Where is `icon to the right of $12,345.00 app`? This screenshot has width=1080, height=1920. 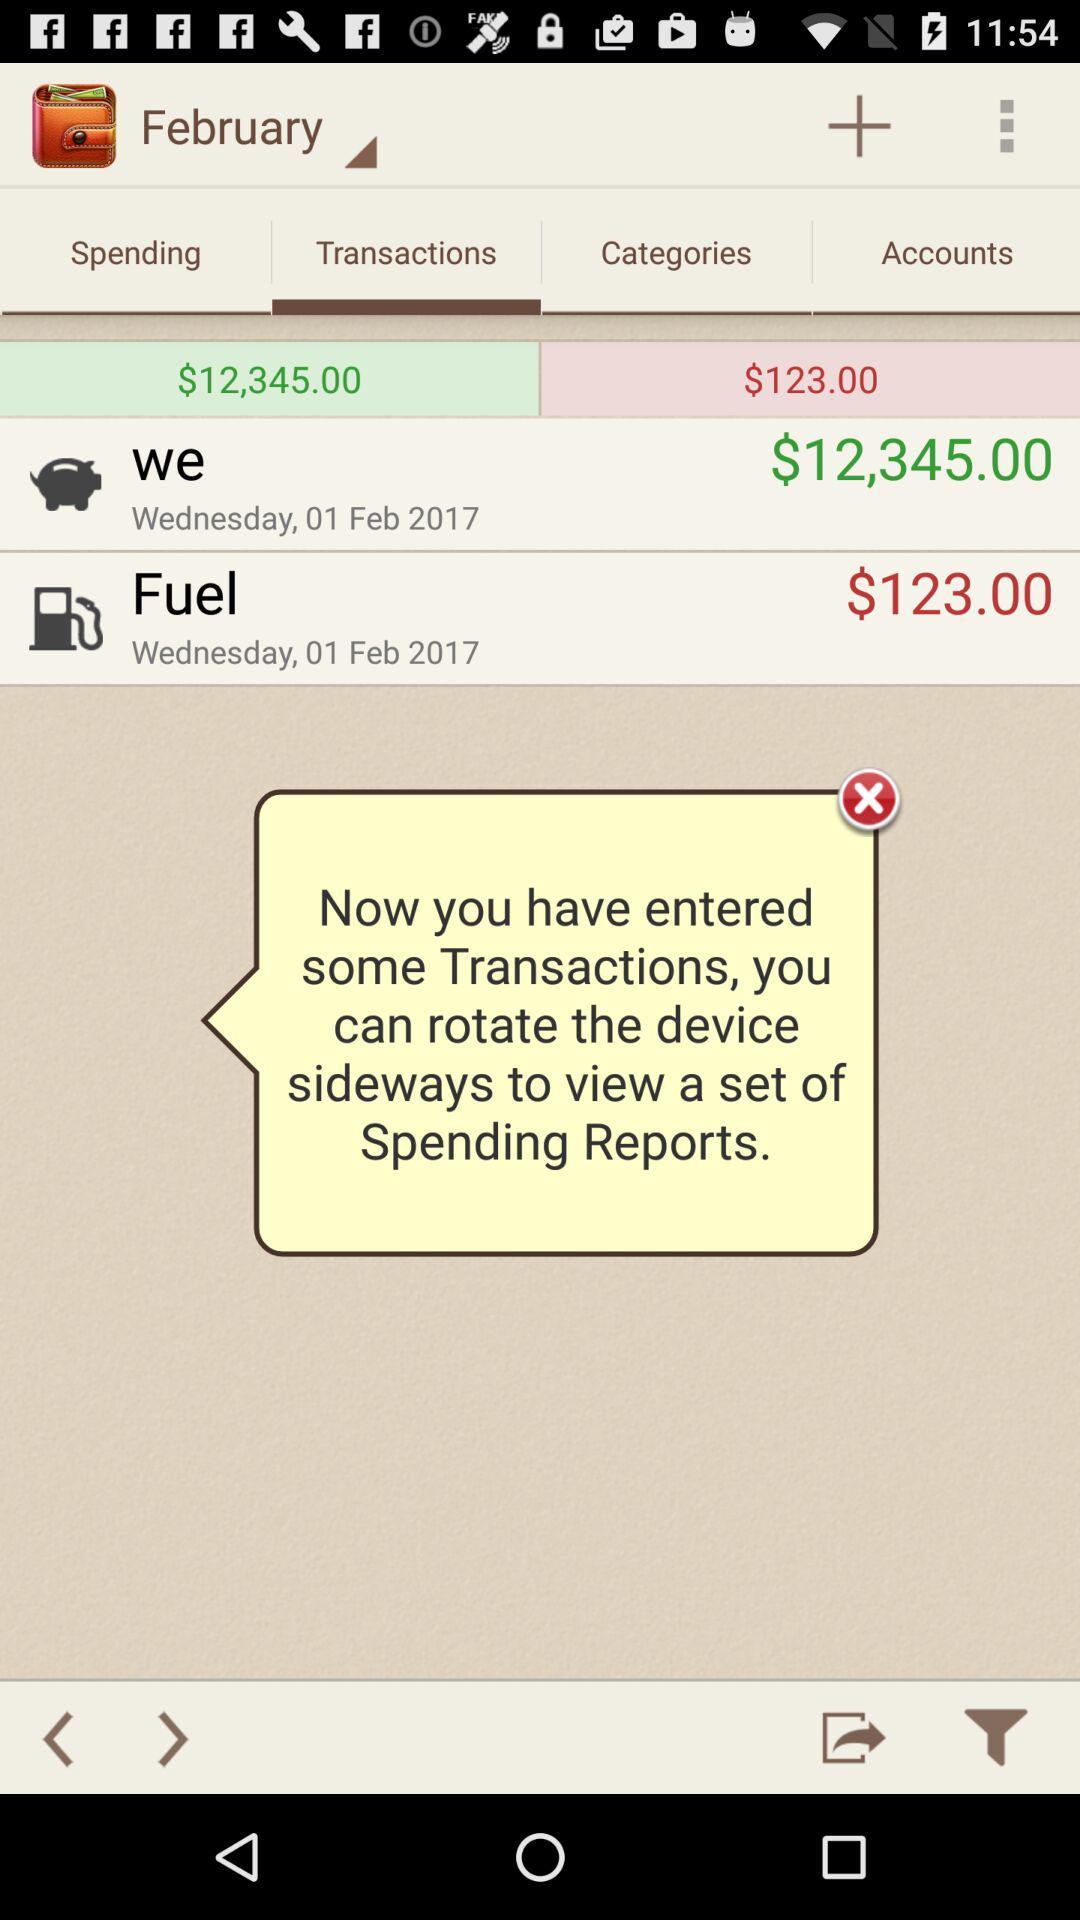
icon to the right of $12,345.00 app is located at coordinates (540, 378).